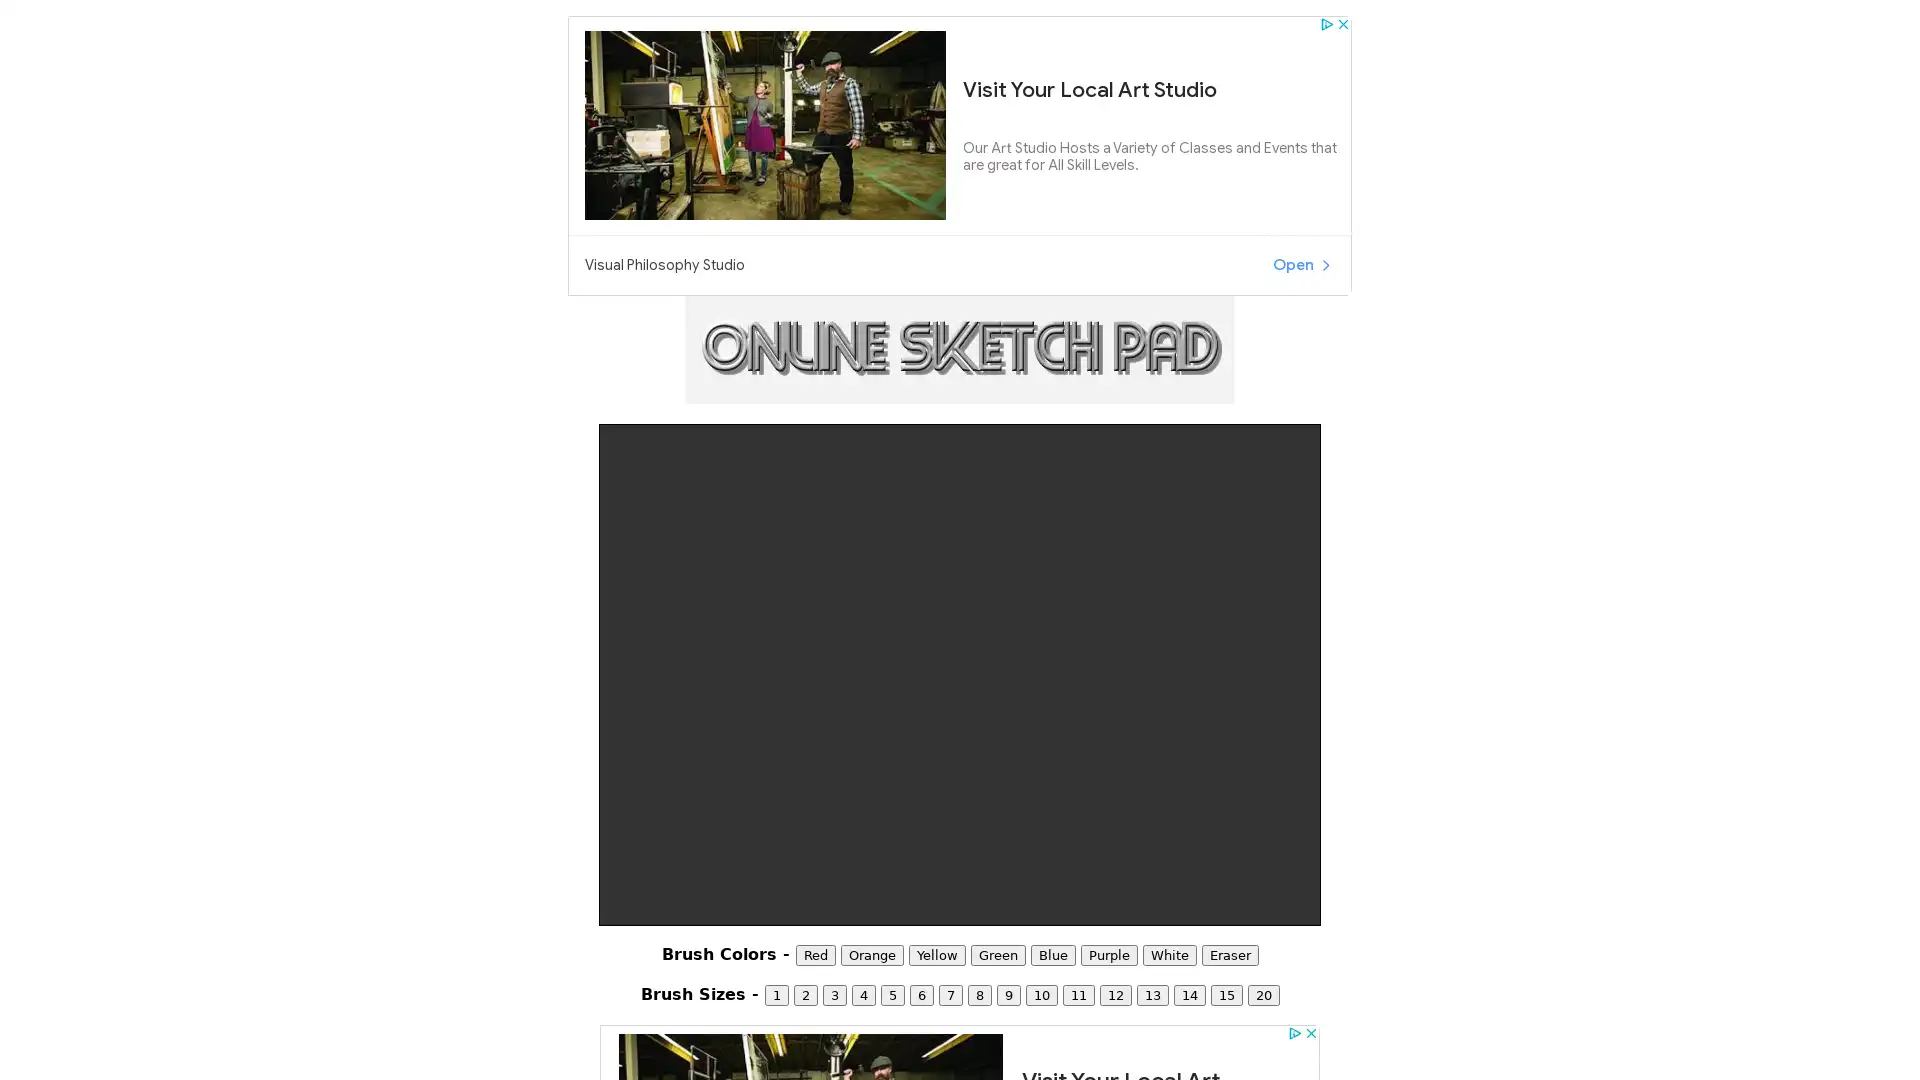  What do you see at coordinates (1228, 954) in the screenshot?
I see `Eraser` at bounding box center [1228, 954].